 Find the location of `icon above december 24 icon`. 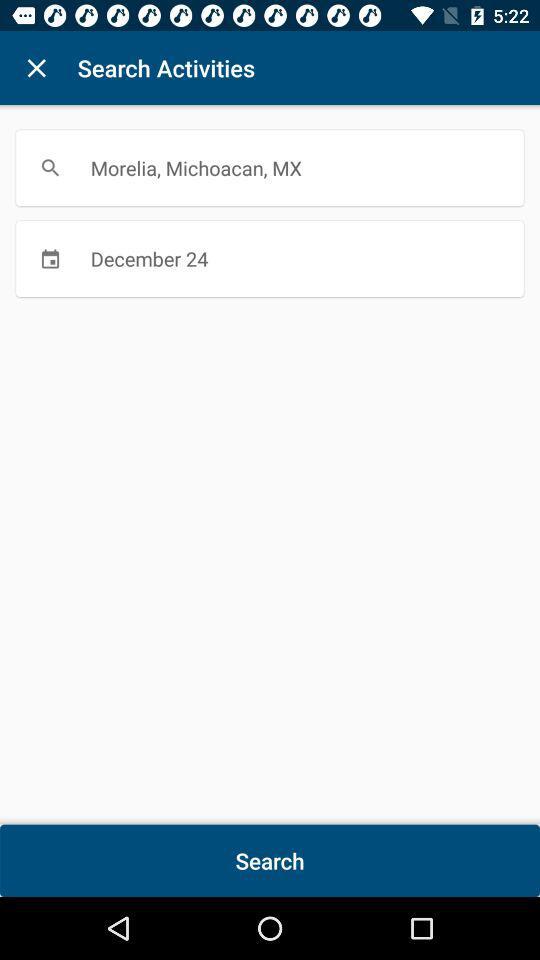

icon above december 24 icon is located at coordinates (270, 167).